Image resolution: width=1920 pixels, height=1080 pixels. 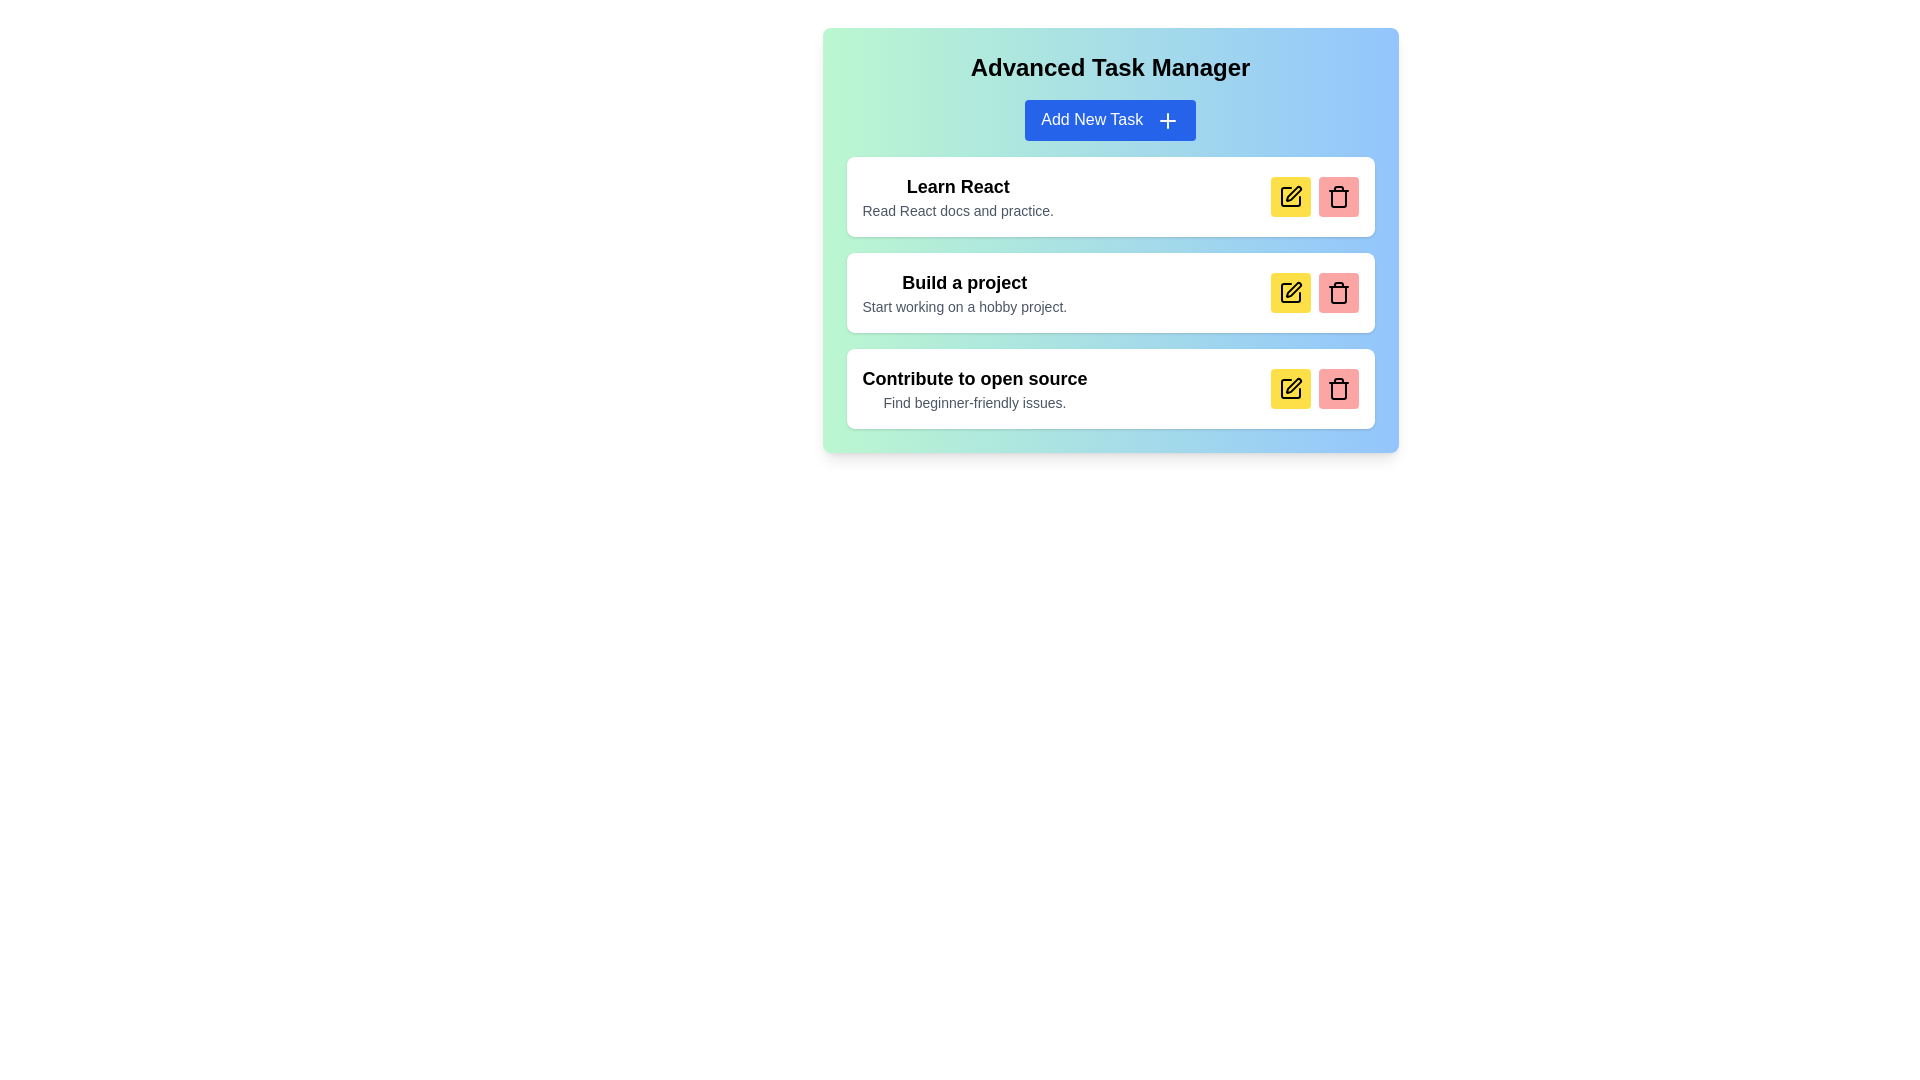 What do you see at coordinates (1290, 388) in the screenshot?
I see `edit button for the task titled Contribute to open source` at bounding box center [1290, 388].